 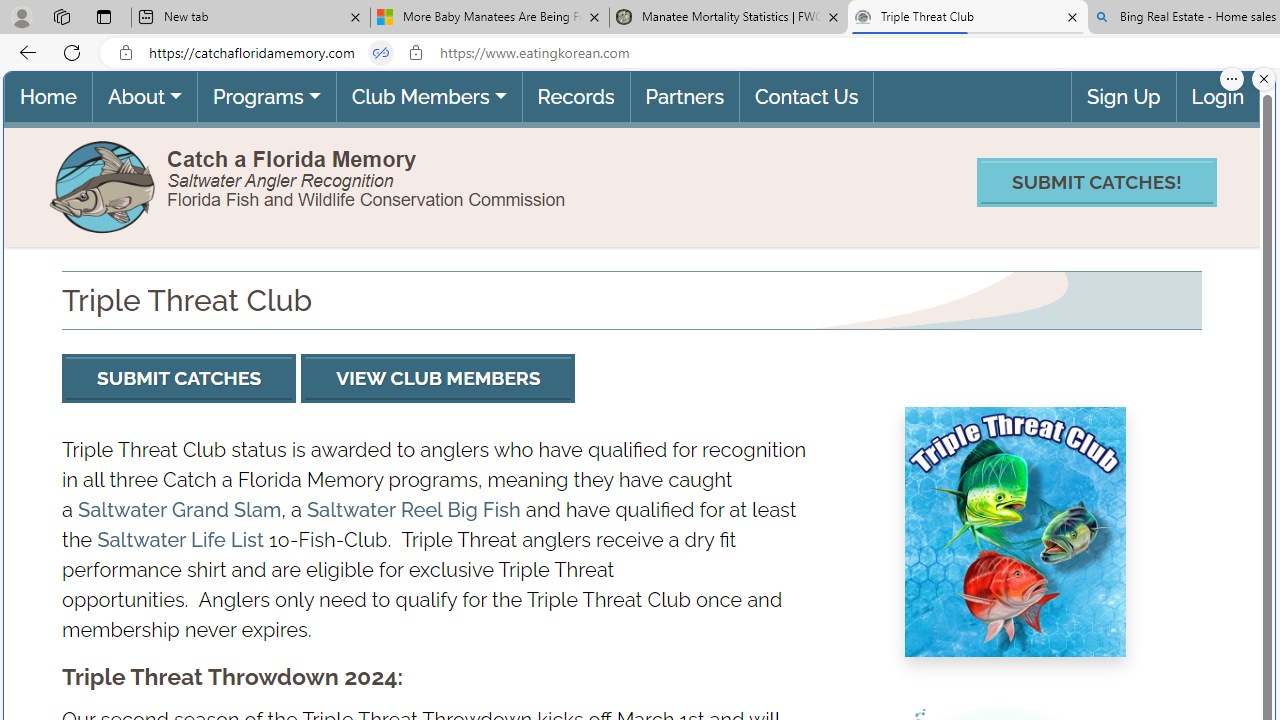 What do you see at coordinates (967, 17) in the screenshot?
I see `'Triple Threat Club'` at bounding box center [967, 17].